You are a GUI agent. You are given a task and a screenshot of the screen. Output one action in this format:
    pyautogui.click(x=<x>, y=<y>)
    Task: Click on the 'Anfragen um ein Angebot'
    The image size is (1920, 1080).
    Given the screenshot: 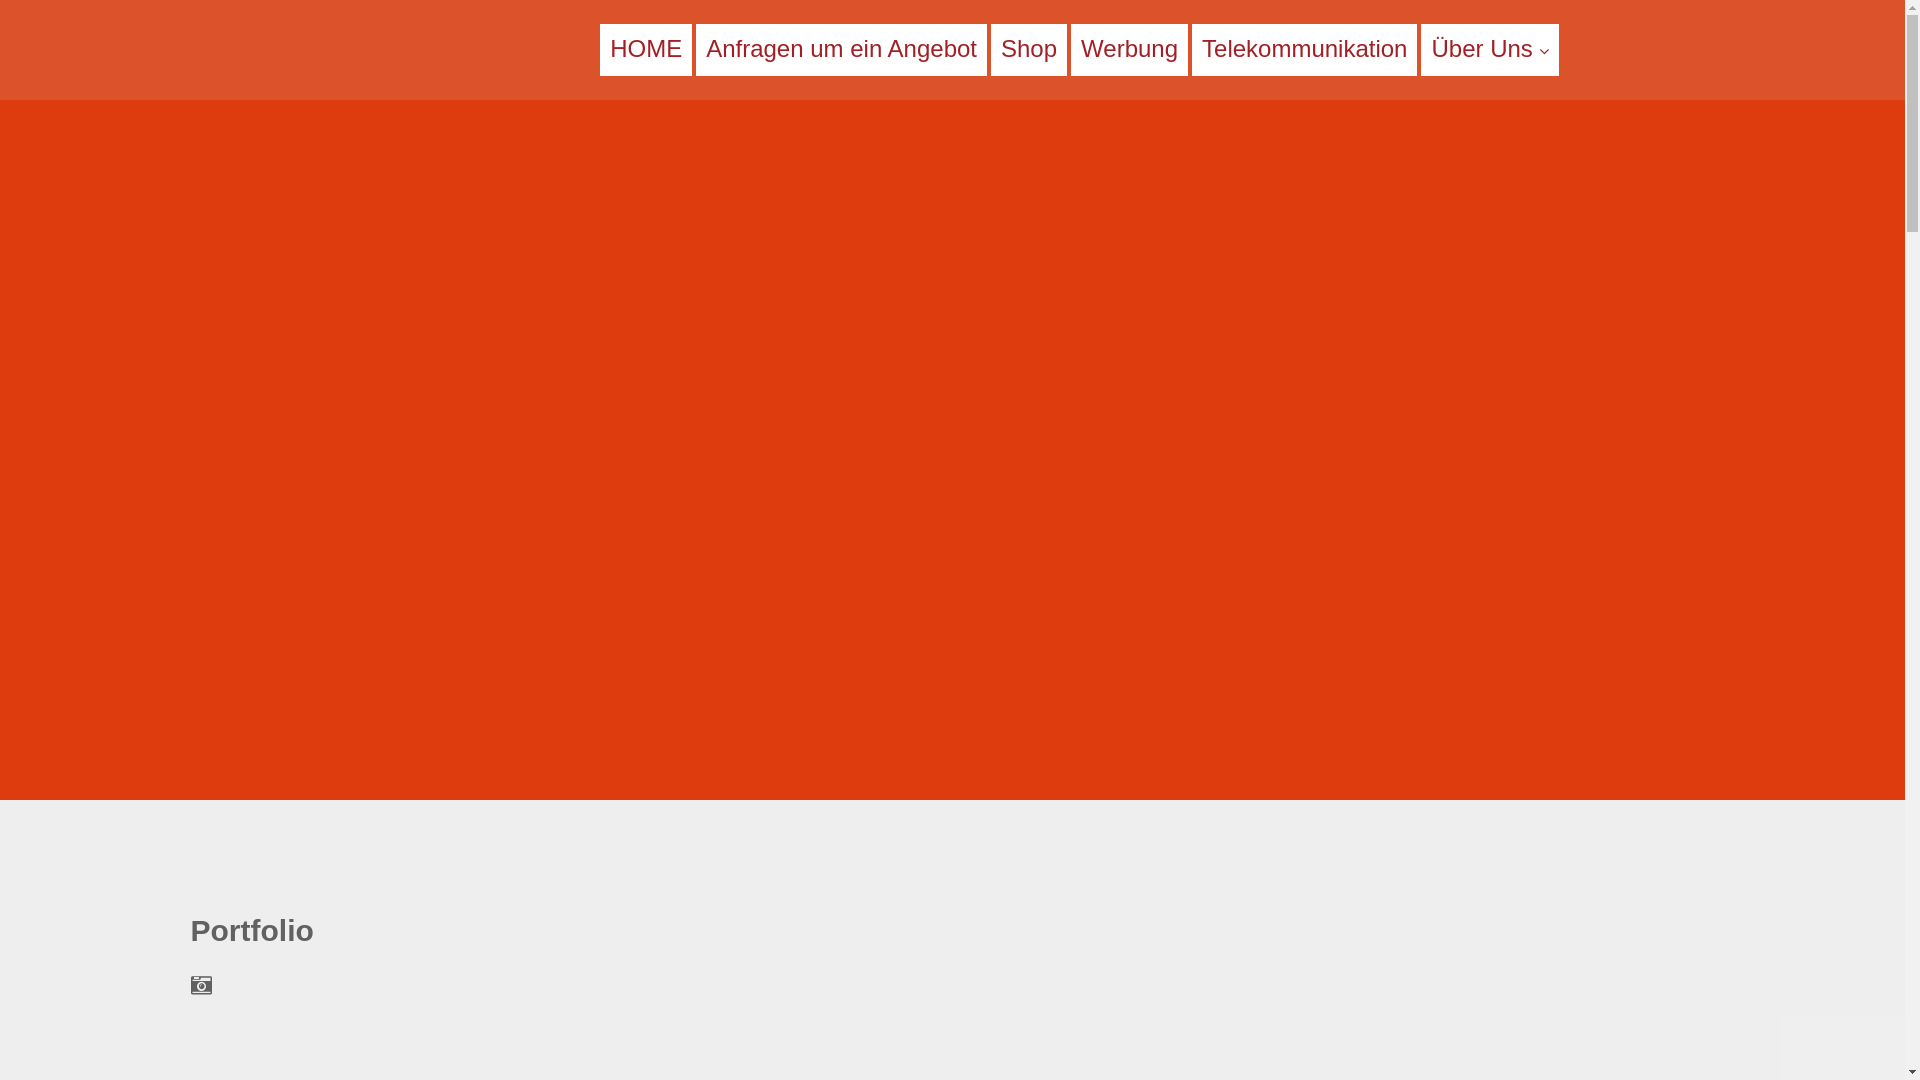 What is the action you would take?
    pyautogui.click(x=841, y=47)
    